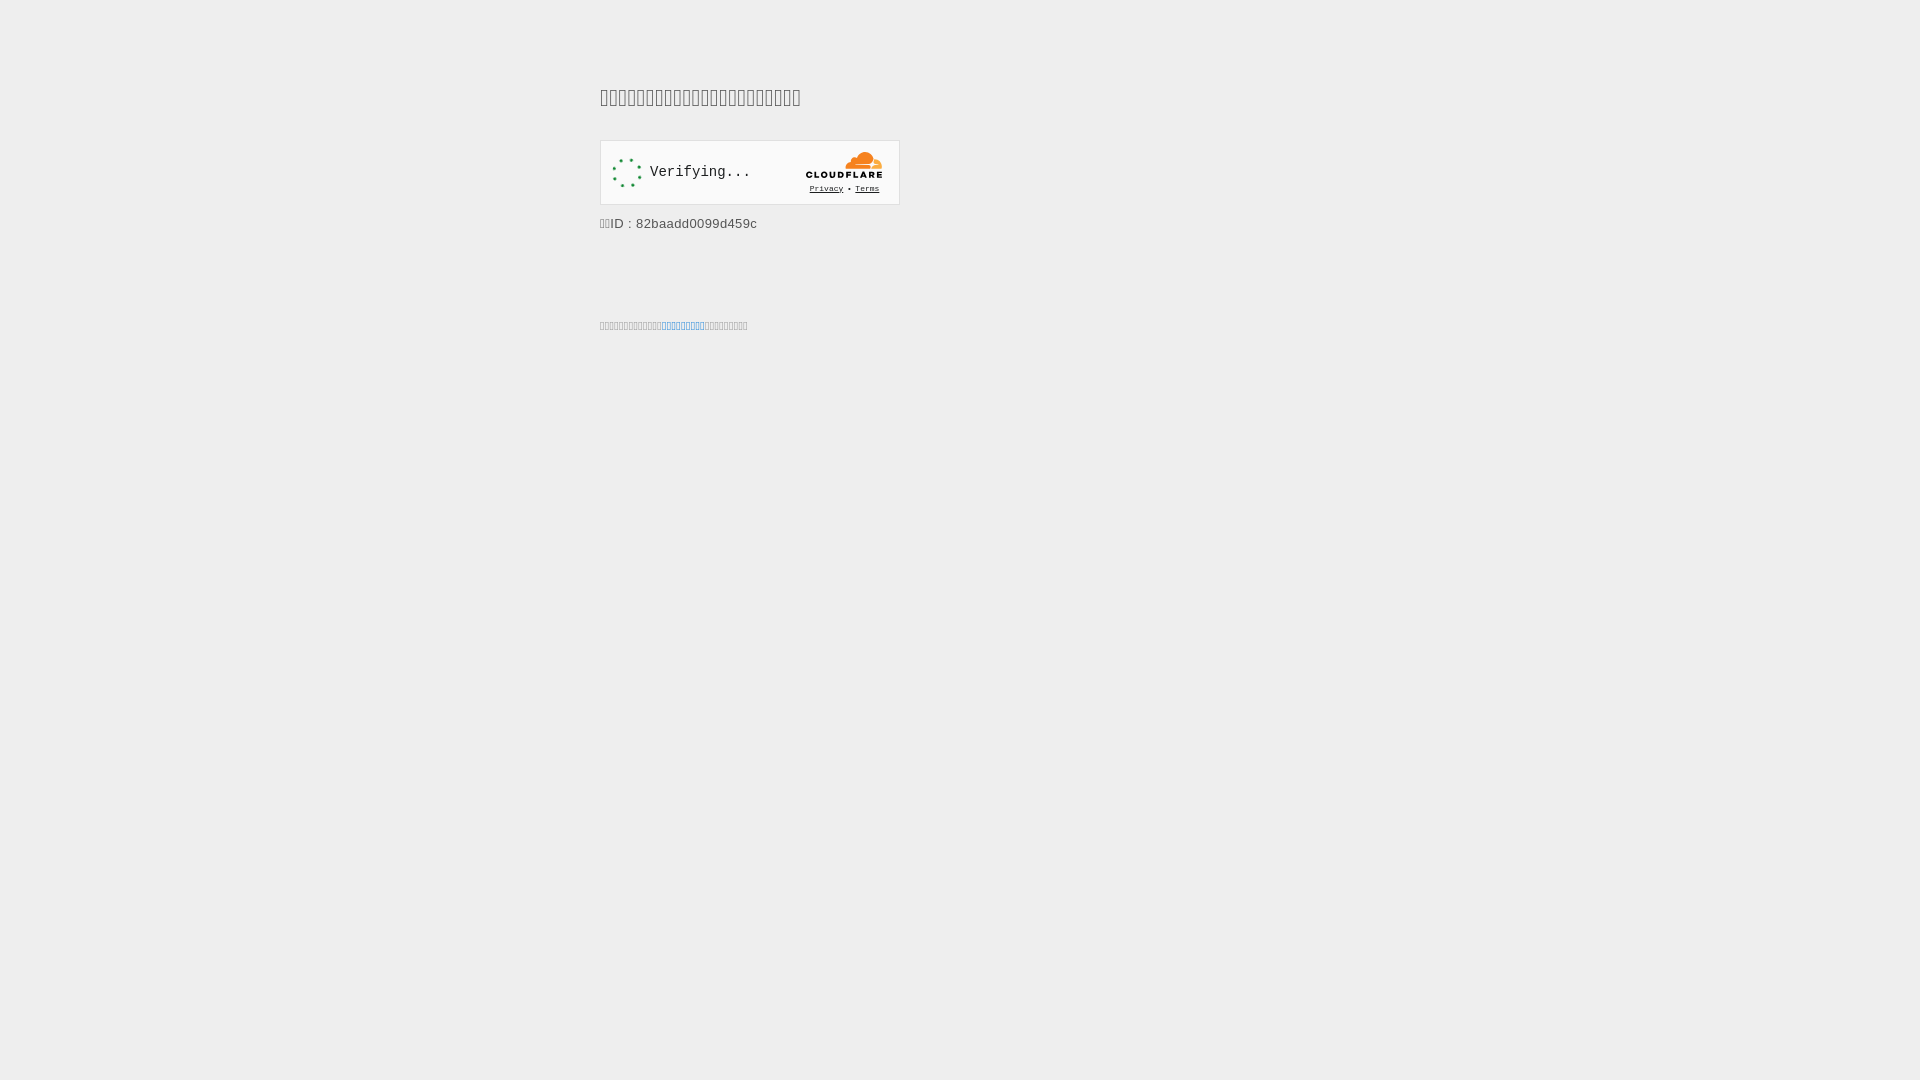  Describe the element at coordinates (748, 171) in the screenshot. I see `'Widget containing a Cloudflare security challenge'` at that location.